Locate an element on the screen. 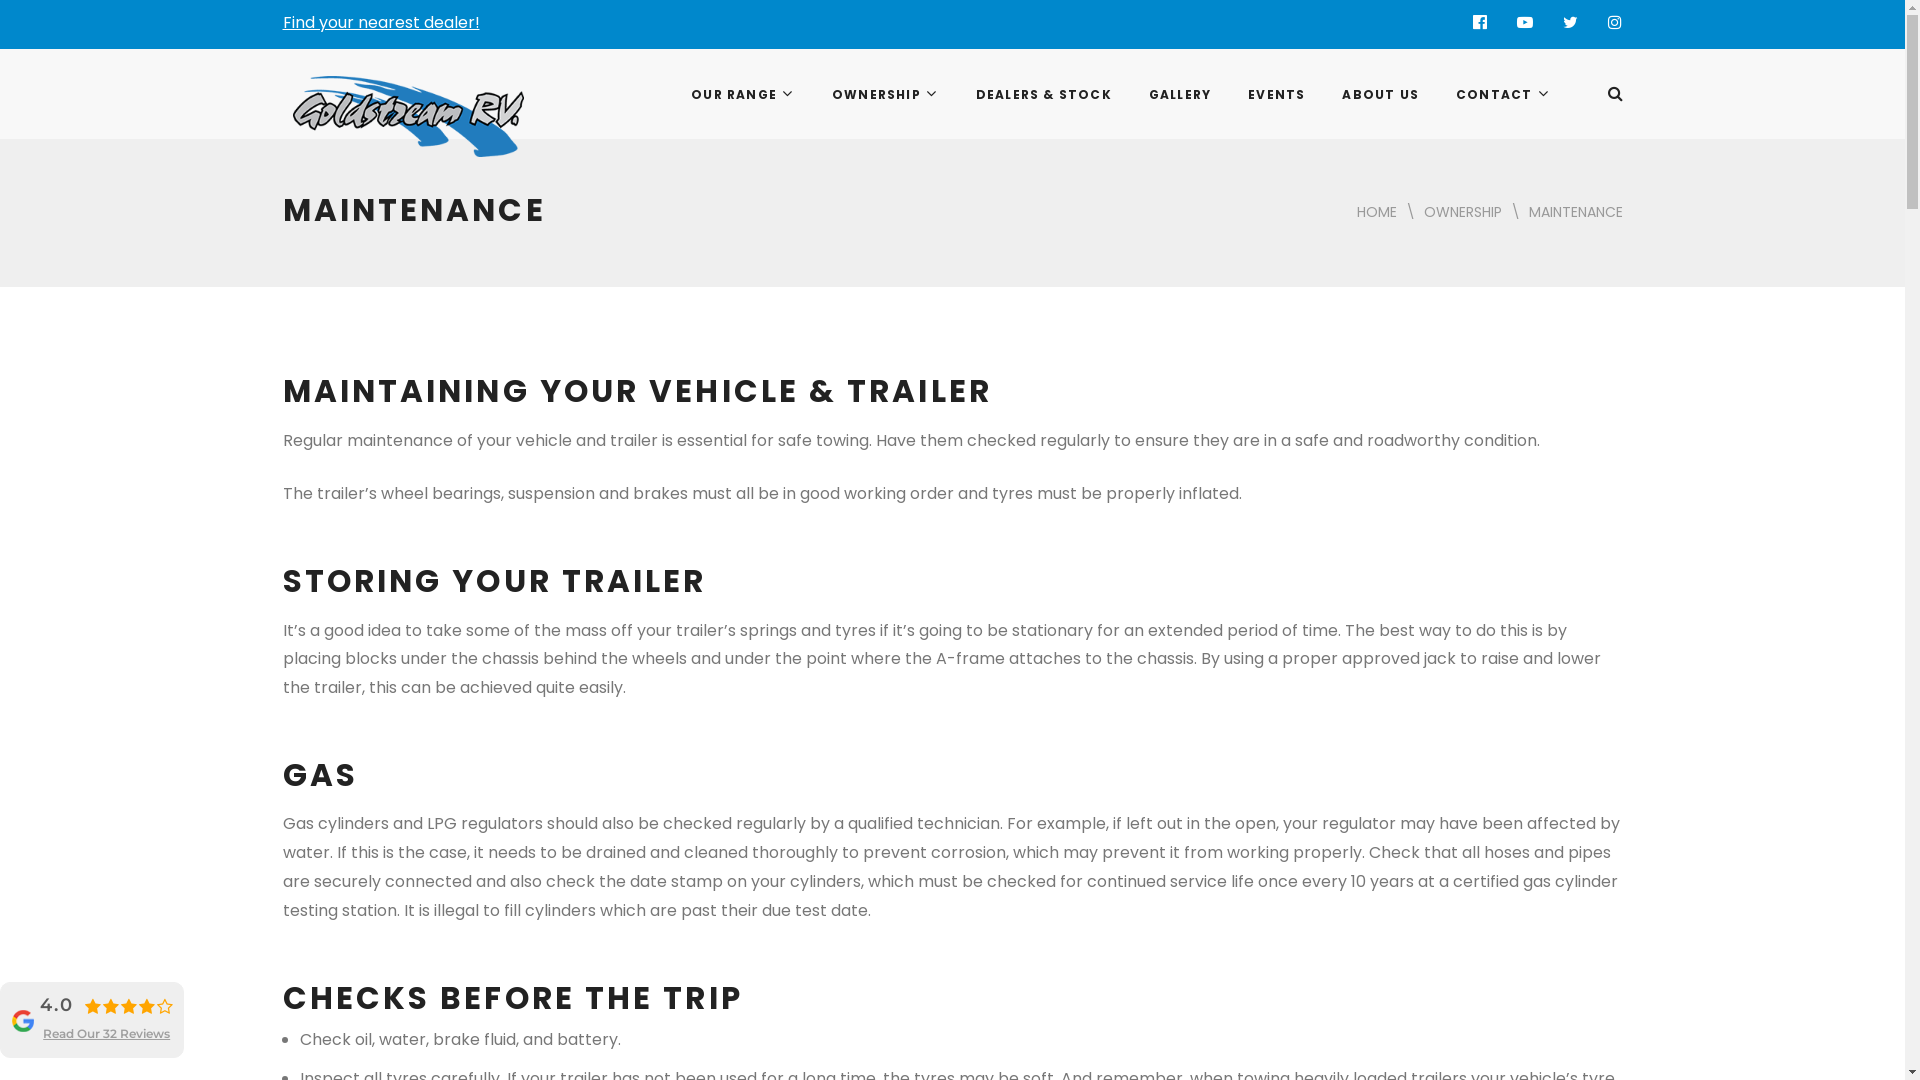 This screenshot has width=1920, height=1080. 'OUR RANGE' is located at coordinates (740, 94).